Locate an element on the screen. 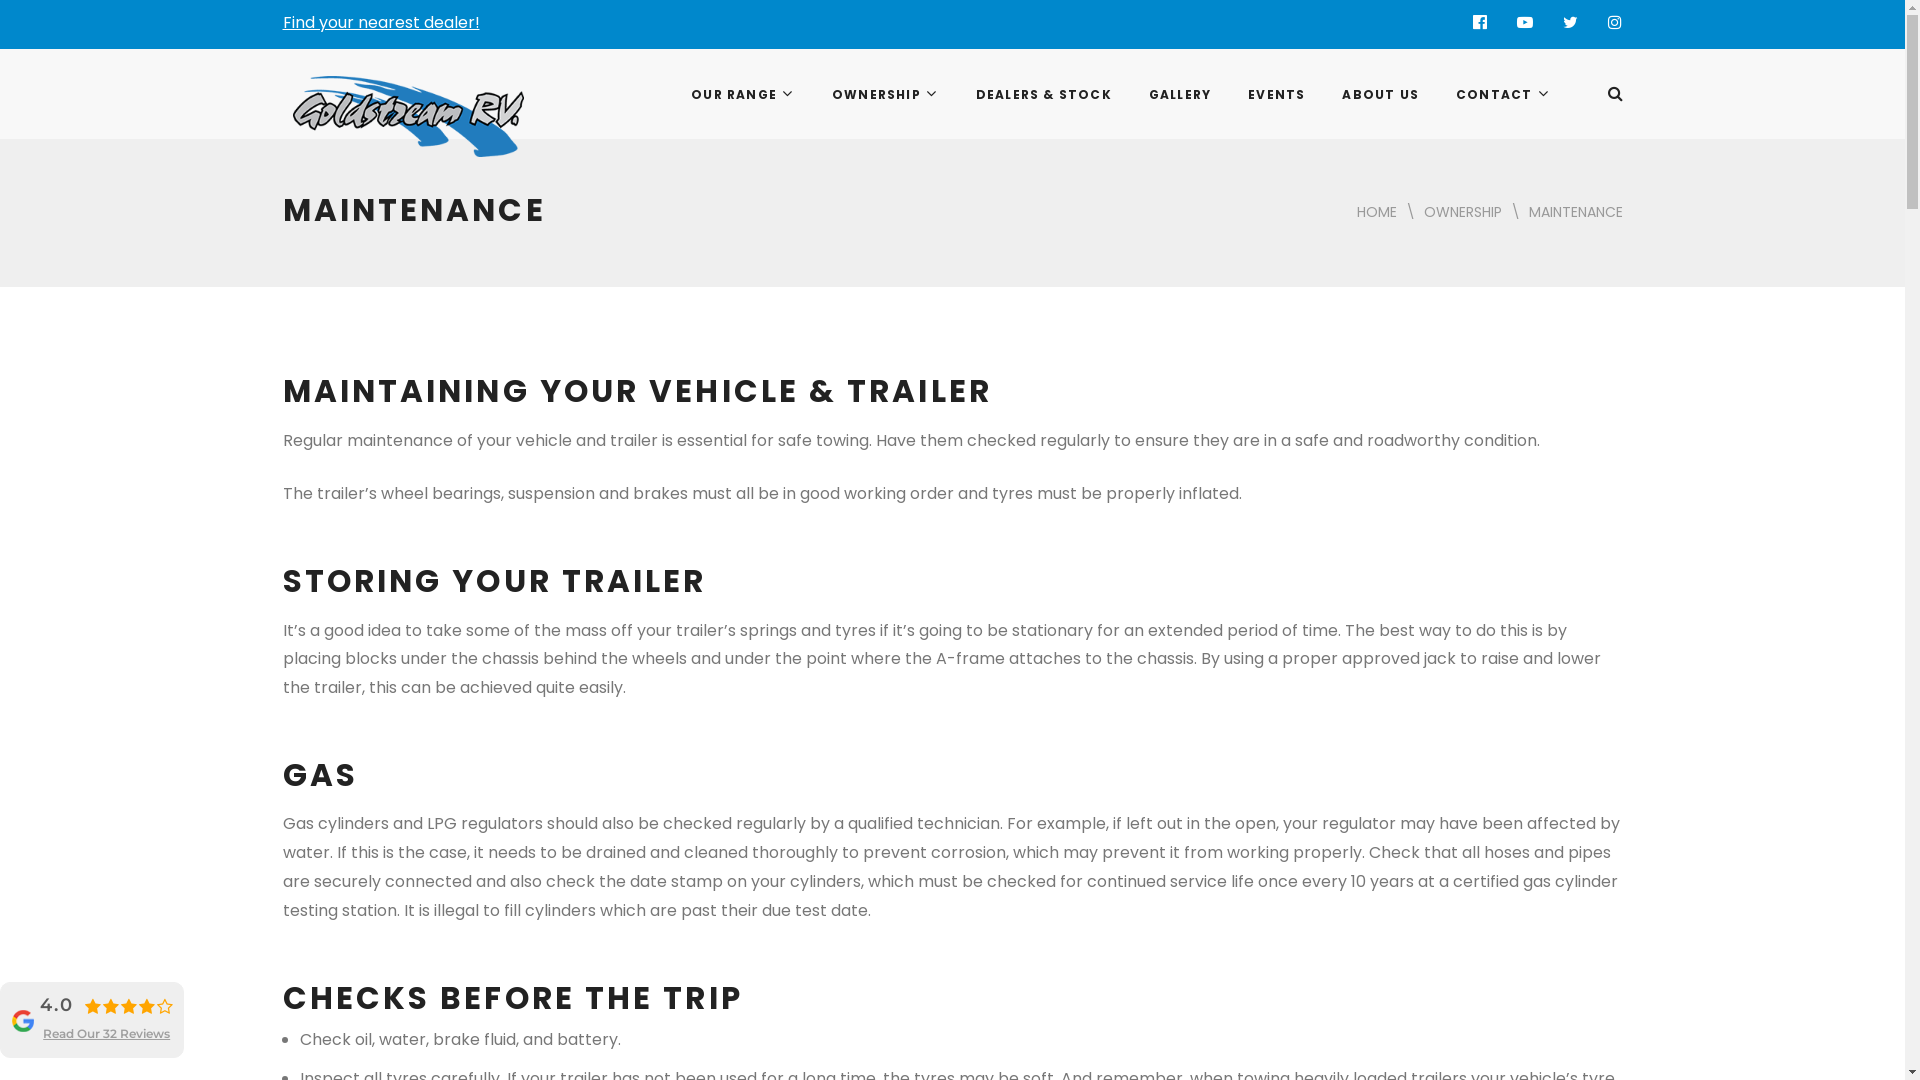 This screenshot has width=1920, height=1080. 'OUR RANGE' is located at coordinates (740, 94).